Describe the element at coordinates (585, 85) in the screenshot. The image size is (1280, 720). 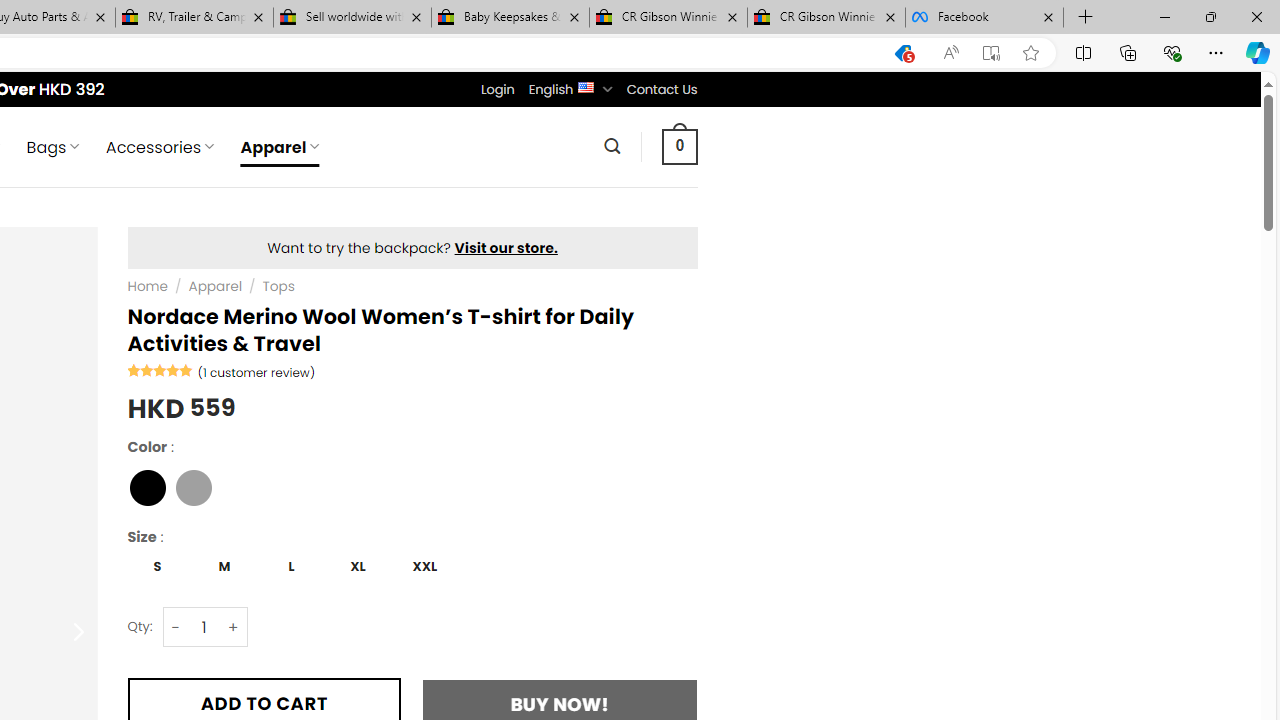
I see `'English'` at that location.